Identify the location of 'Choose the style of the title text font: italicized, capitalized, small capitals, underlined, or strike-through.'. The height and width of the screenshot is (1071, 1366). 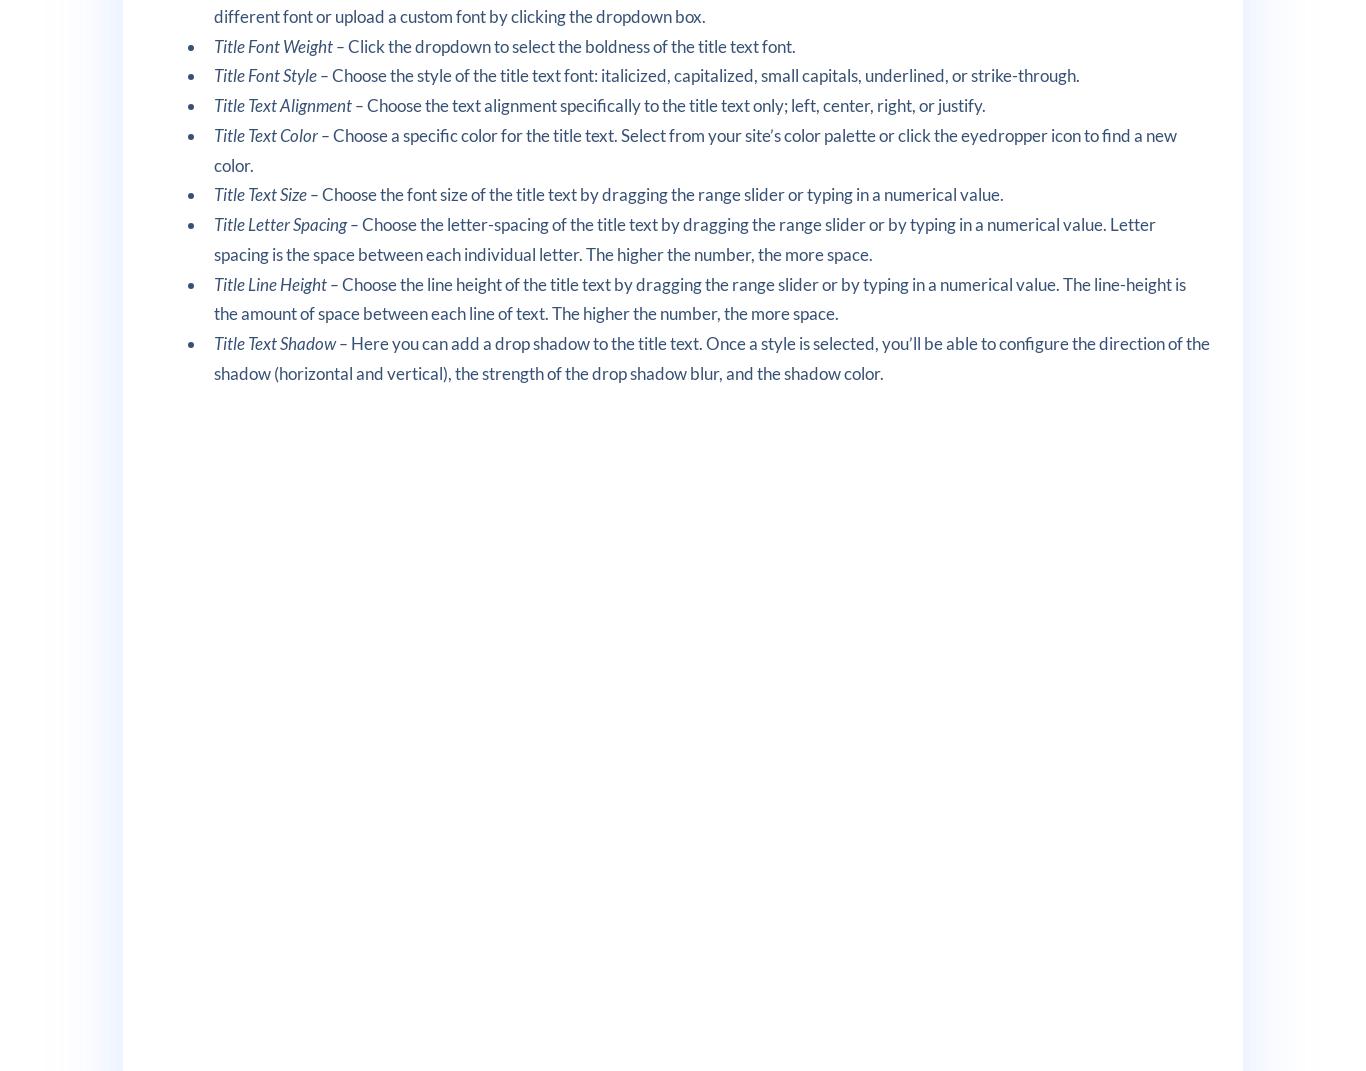
(705, 74).